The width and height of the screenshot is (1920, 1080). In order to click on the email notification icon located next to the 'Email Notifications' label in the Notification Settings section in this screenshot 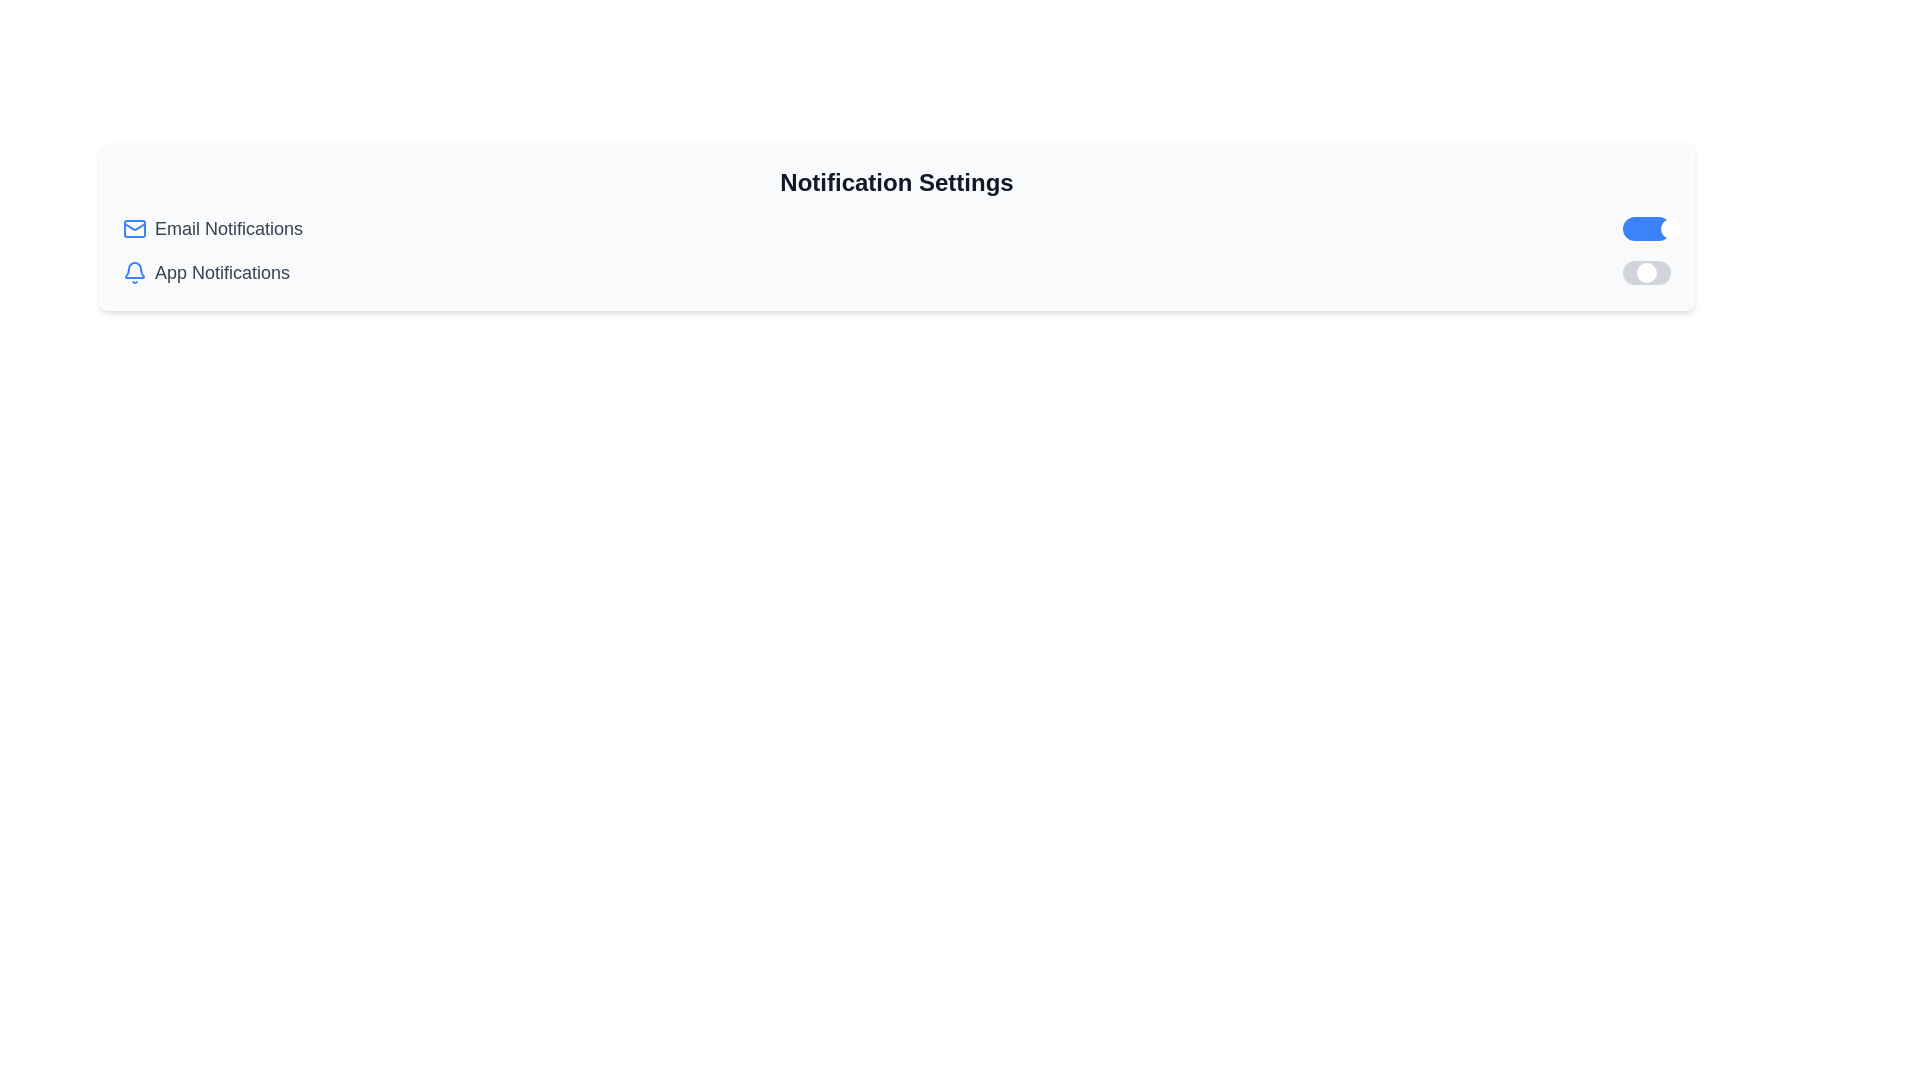, I will do `click(133, 227)`.